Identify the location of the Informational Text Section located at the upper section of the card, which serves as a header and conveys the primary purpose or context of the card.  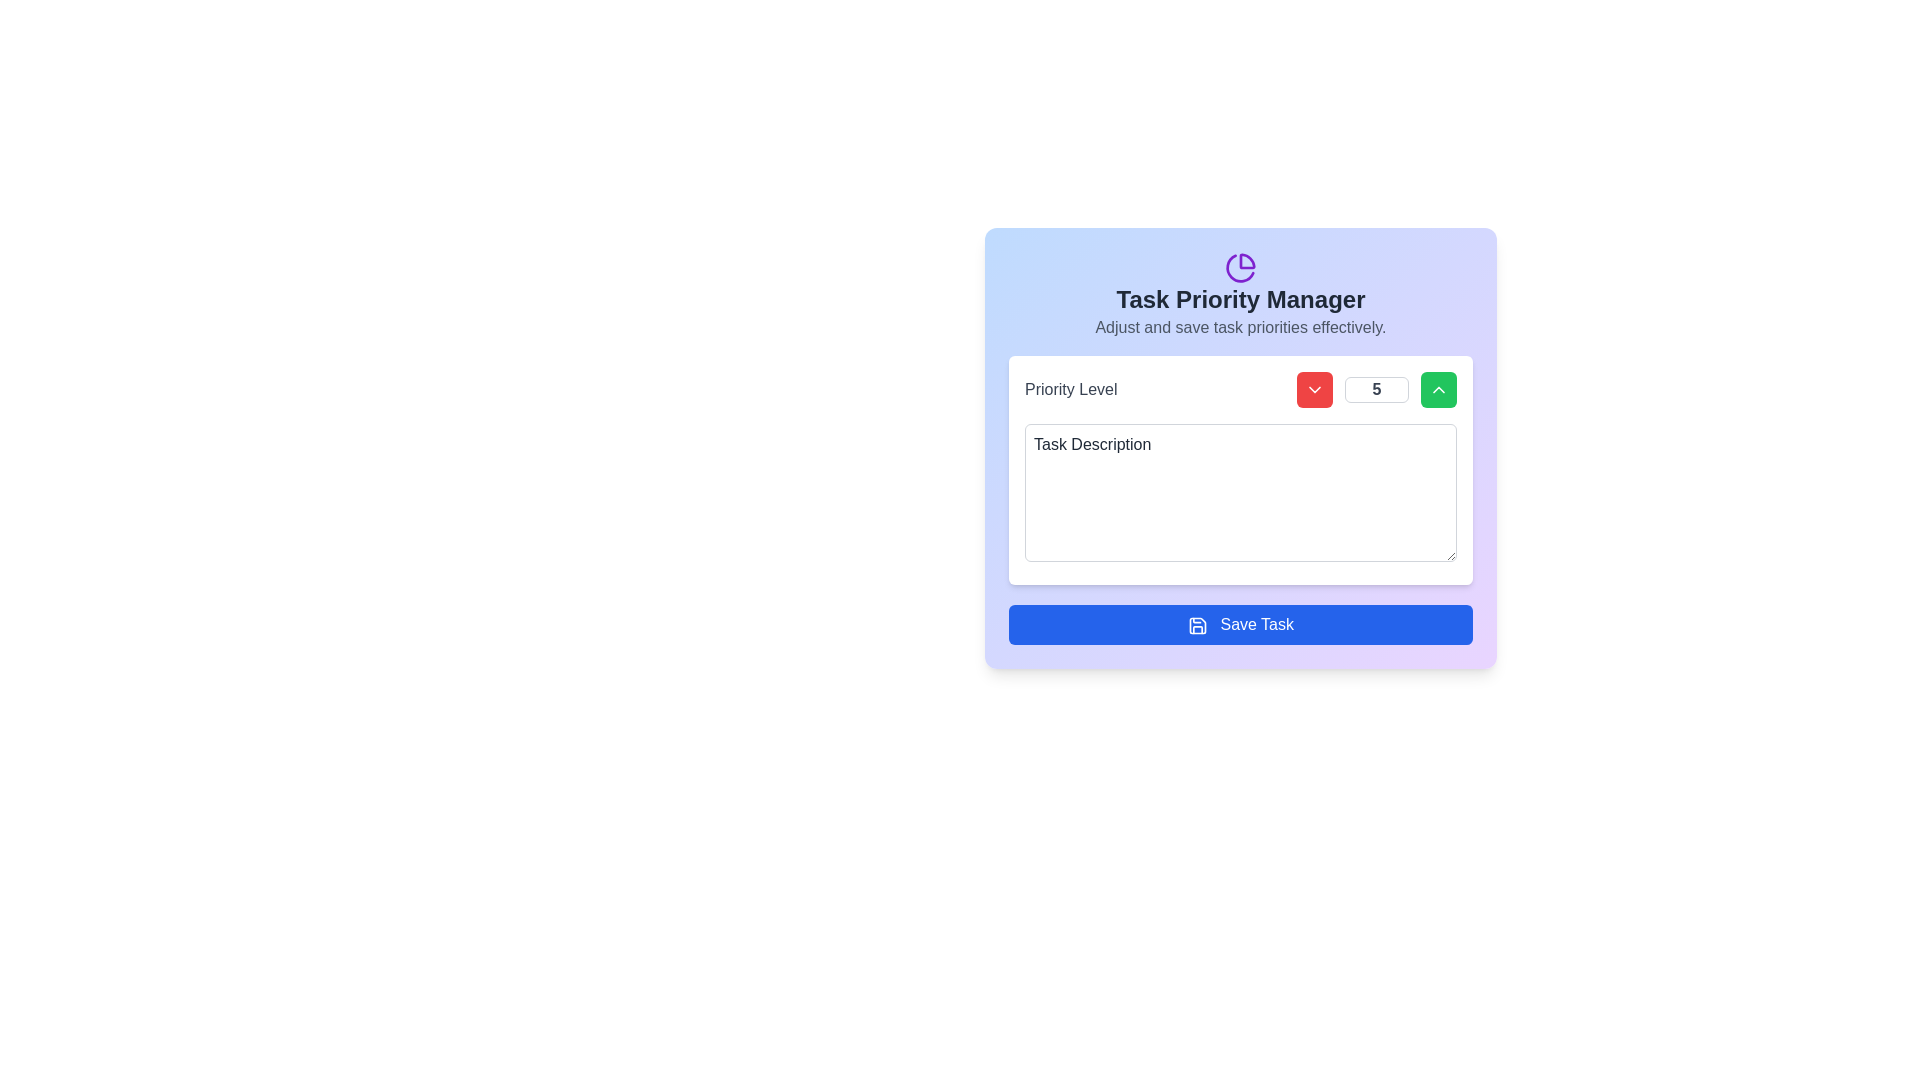
(1240, 304).